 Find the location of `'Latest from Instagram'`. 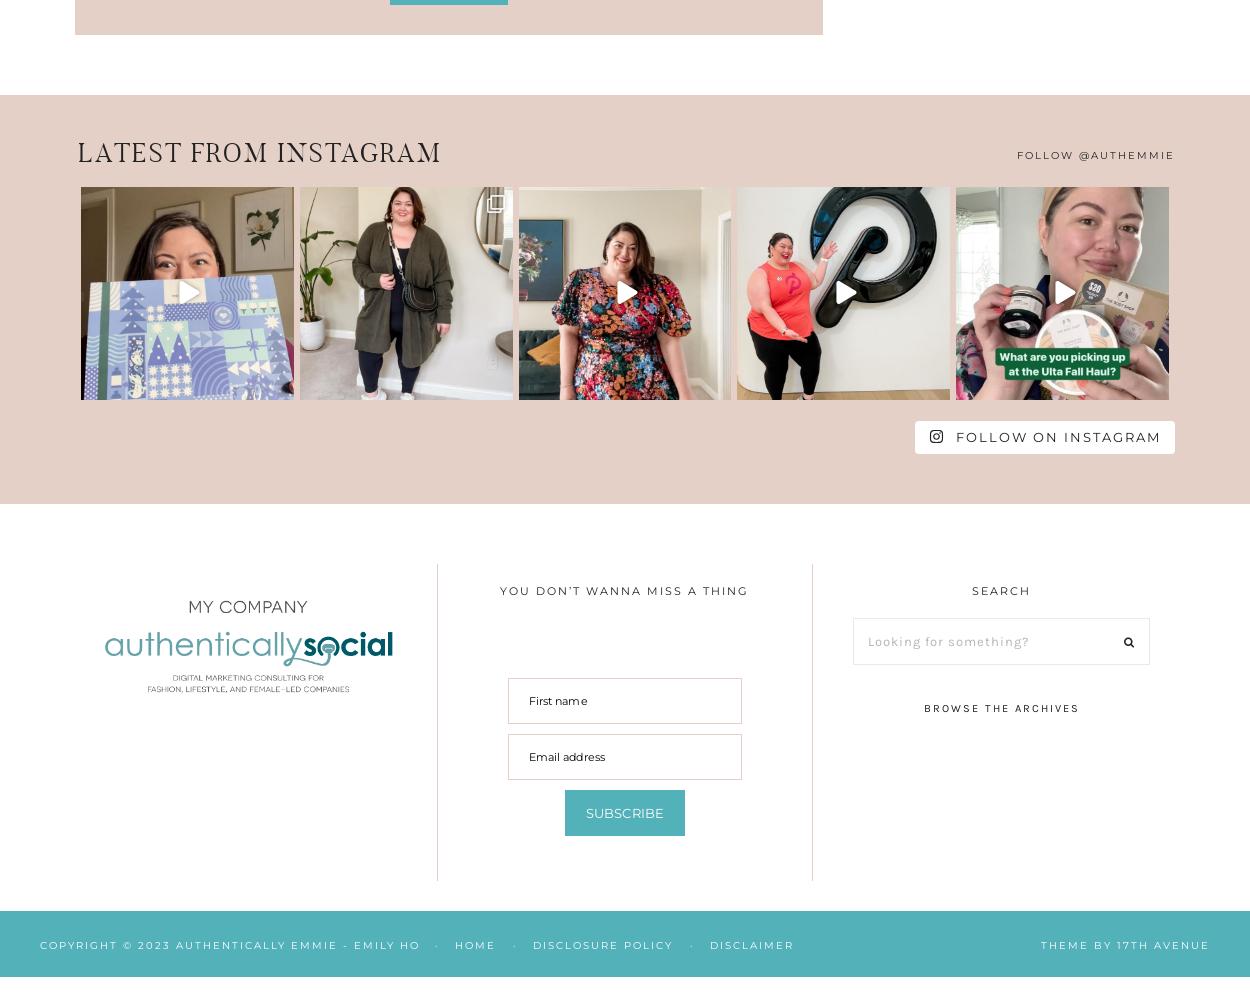

'Latest from Instagram' is located at coordinates (260, 151).